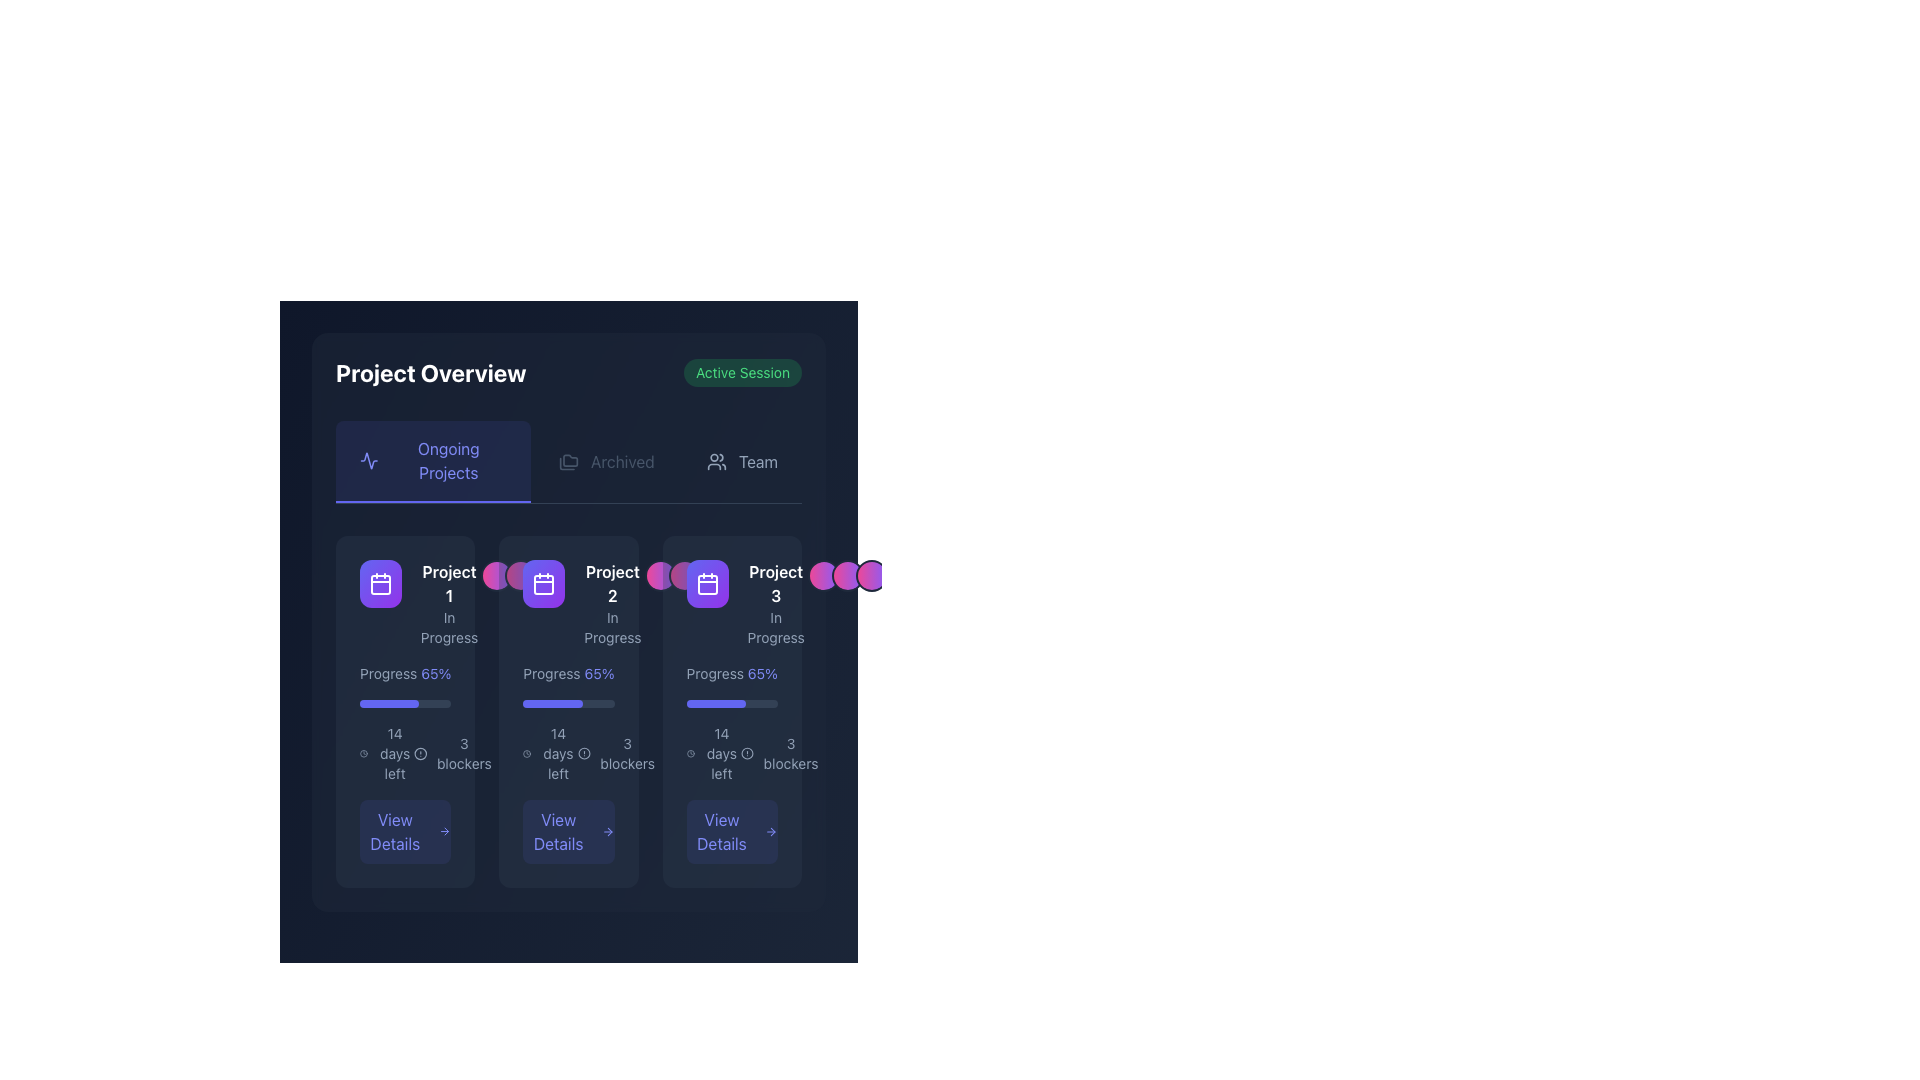 The image size is (1920, 1080). What do you see at coordinates (582, 603) in the screenshot?
I see `the project card displaying its title and status, located in the middle column between 'Project 1' and 'Project 3' under the 'Ongoing Projects' section` at bounding box center [582, 603].